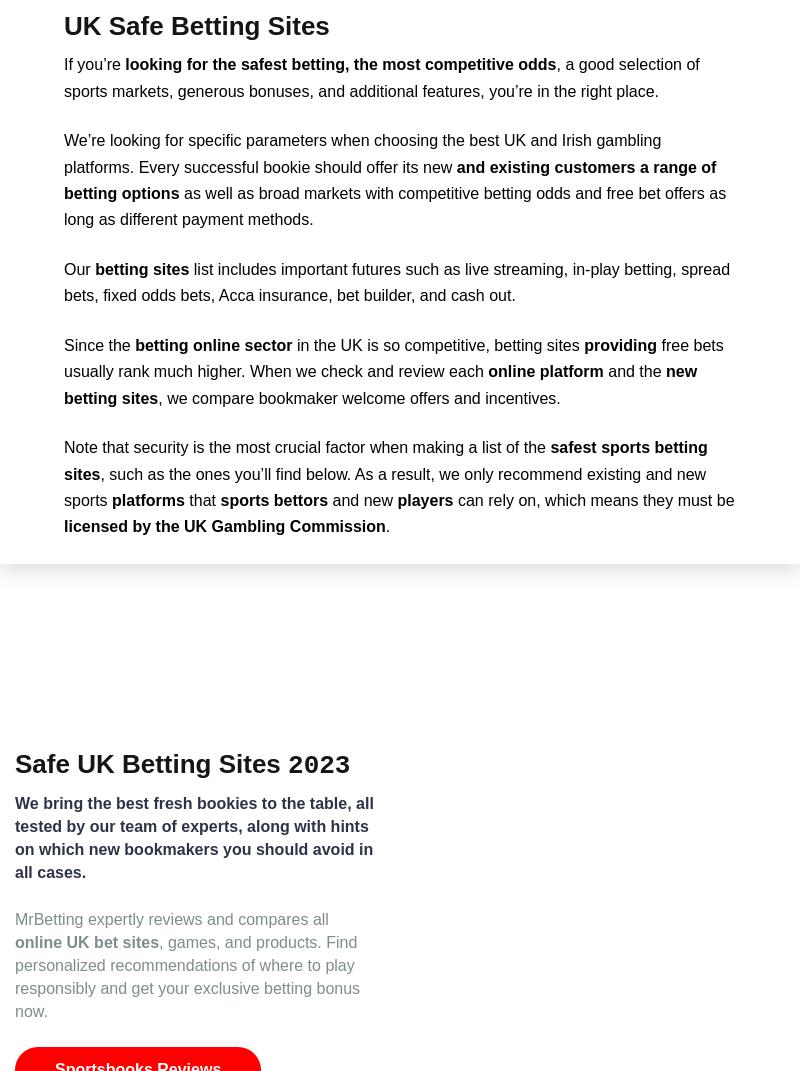  I want to click on 'providing', so click(620, 343).